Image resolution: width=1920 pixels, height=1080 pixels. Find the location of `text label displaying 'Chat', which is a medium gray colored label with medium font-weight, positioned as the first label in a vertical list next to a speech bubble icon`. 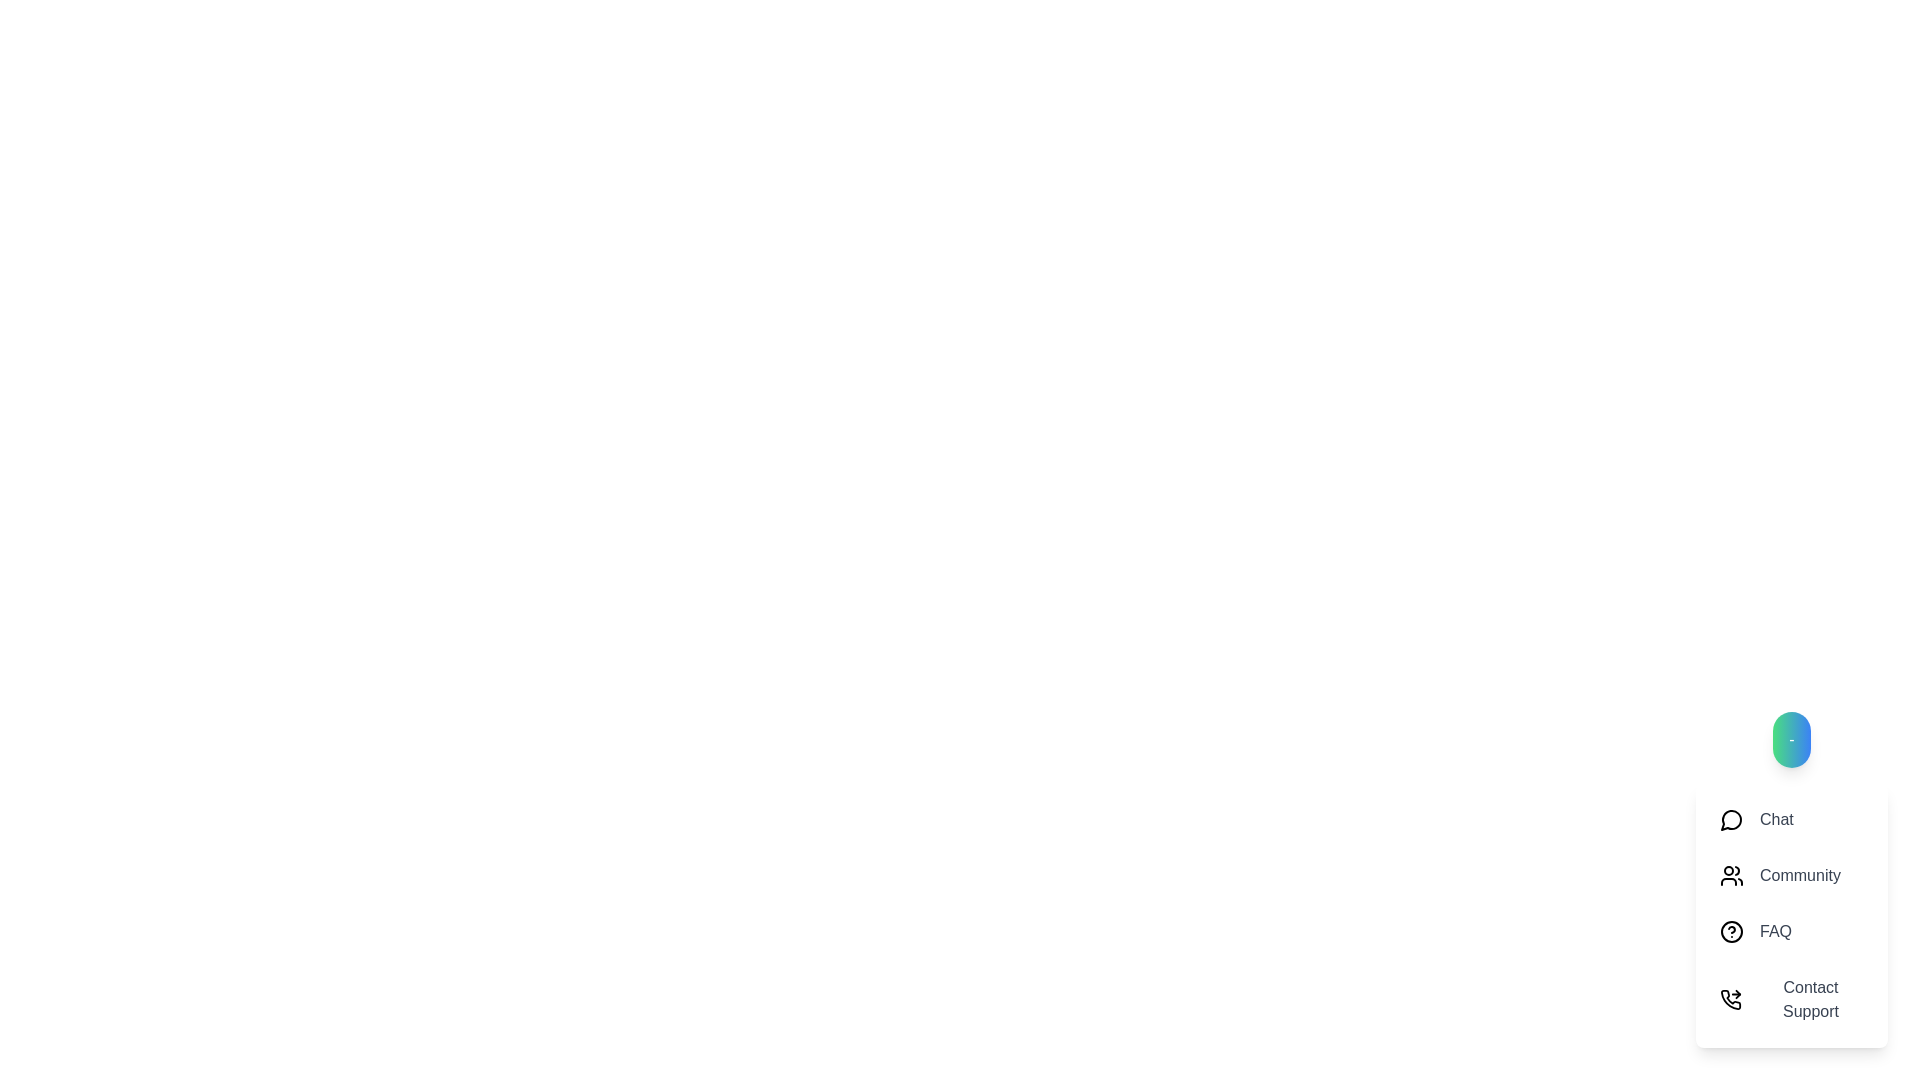

text label displaying 'Chat', which is a medium gray colored label with medium font-weight, positioned as the first label in a vertical list next to a speech bubble icon is located at coordinates (1776, 820).